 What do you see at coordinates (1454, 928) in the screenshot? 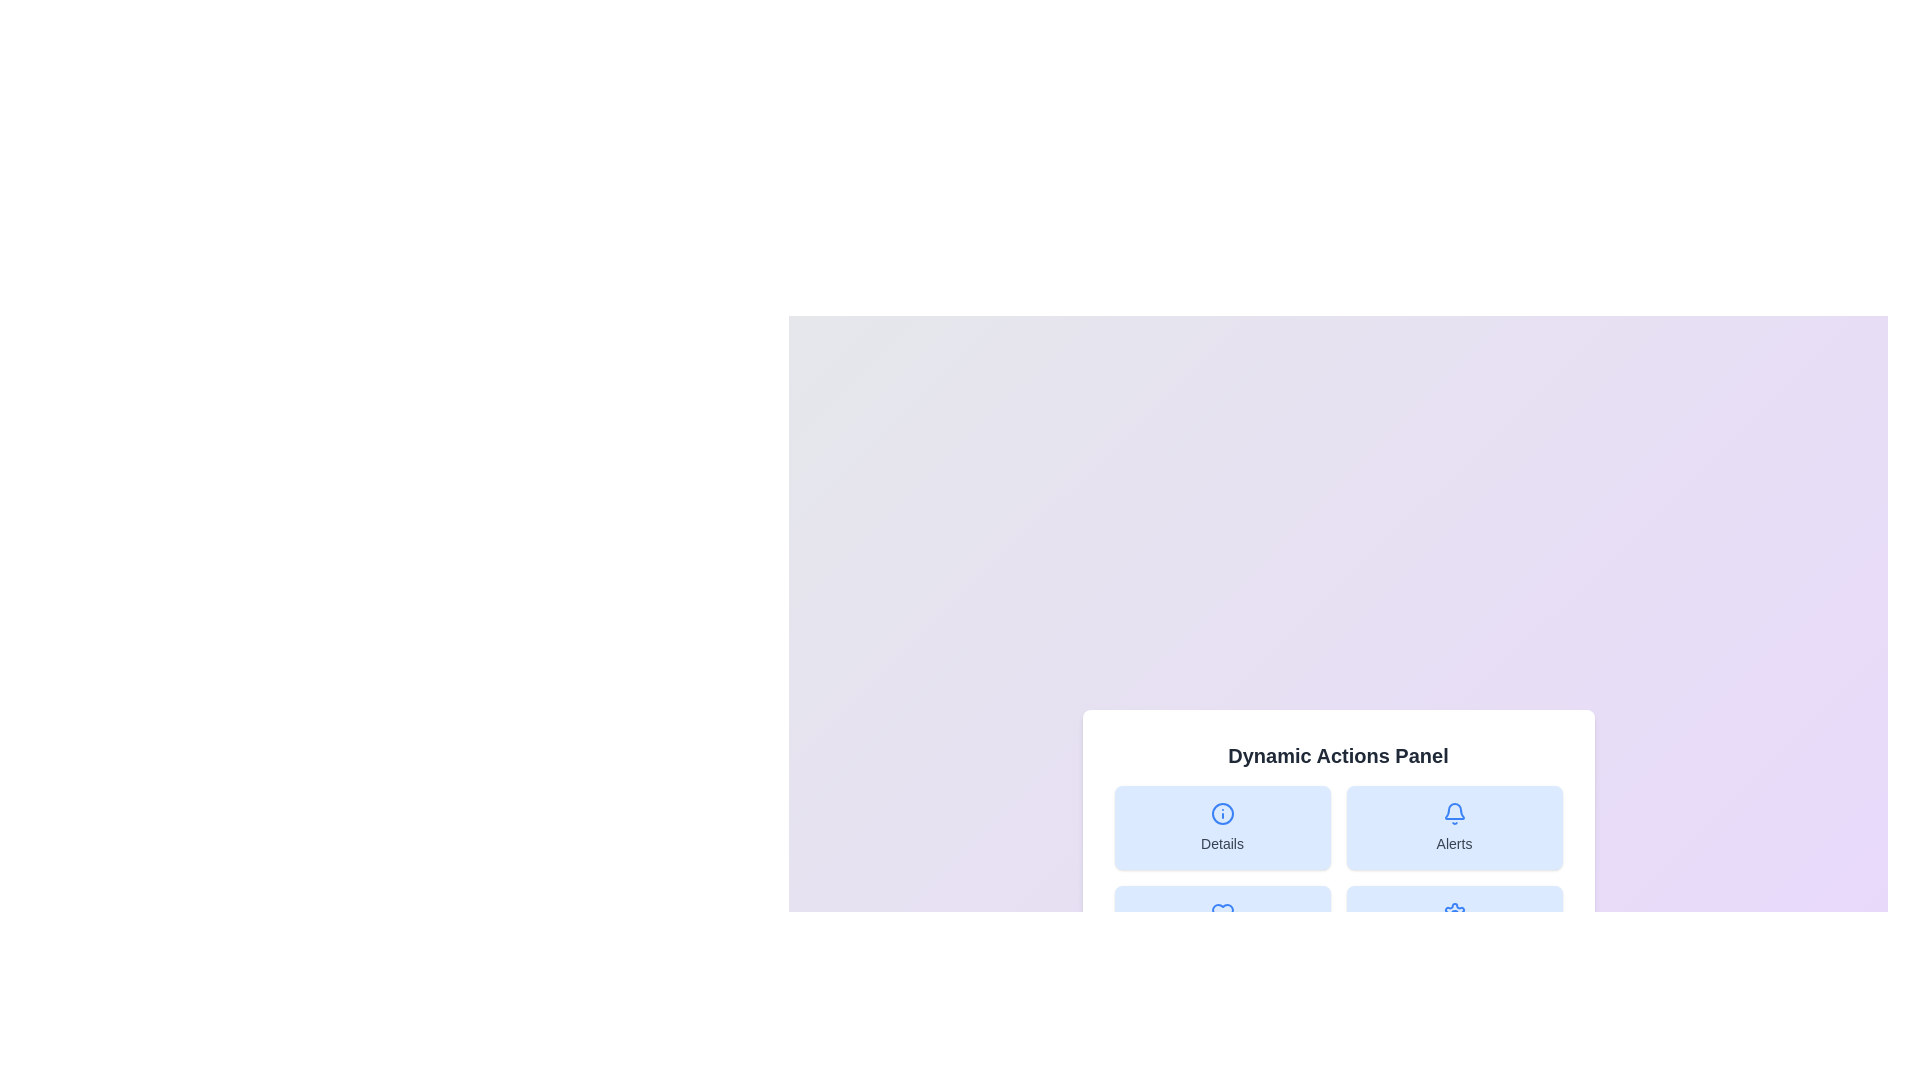
I see `the settings button located in the bottom-right corner of the grid layout, which is below the 'Details' and 'Alerts' buttons and to the right of the 'Favorites' button` at bounding box center [1454, 928].